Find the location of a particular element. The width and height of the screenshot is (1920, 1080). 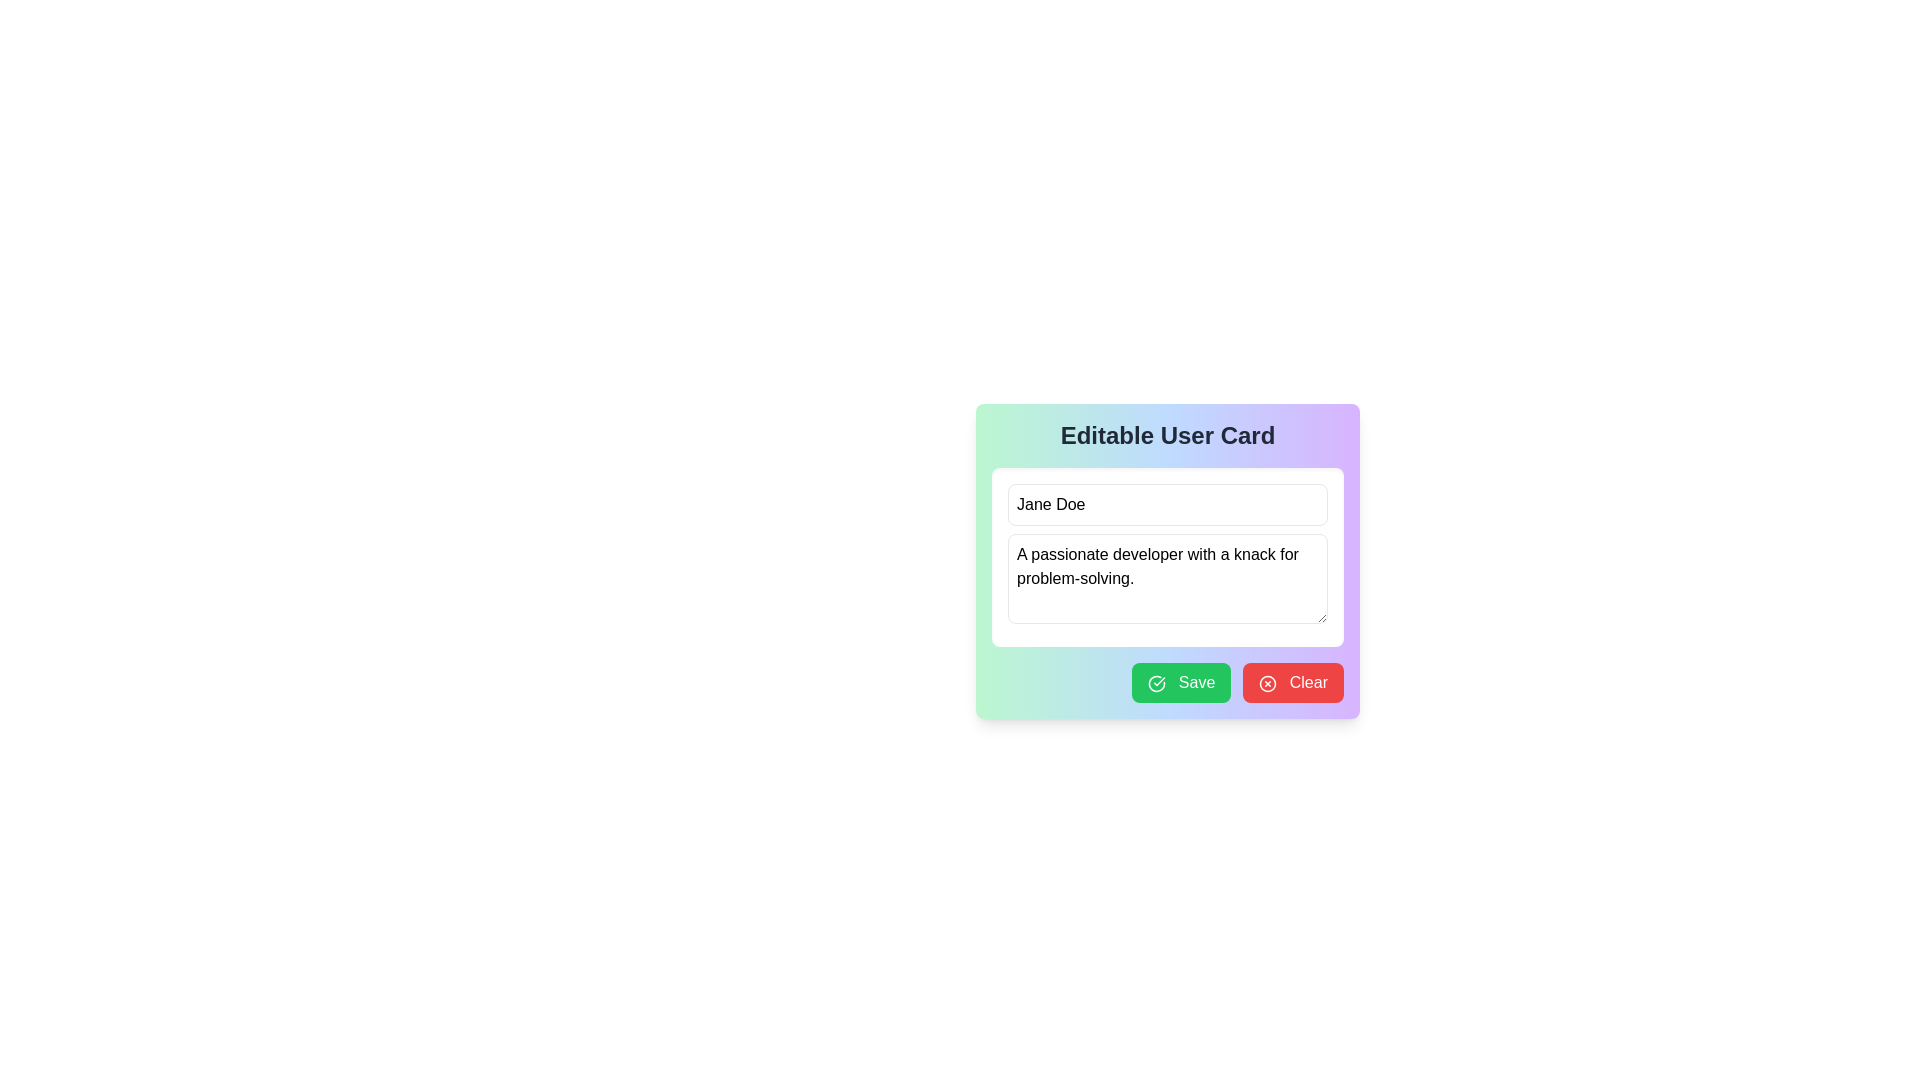

the green circular checkmark icon, which is located within the 'Save' button at the bottom right of the user information panel is located at coordinates (1157, 682).